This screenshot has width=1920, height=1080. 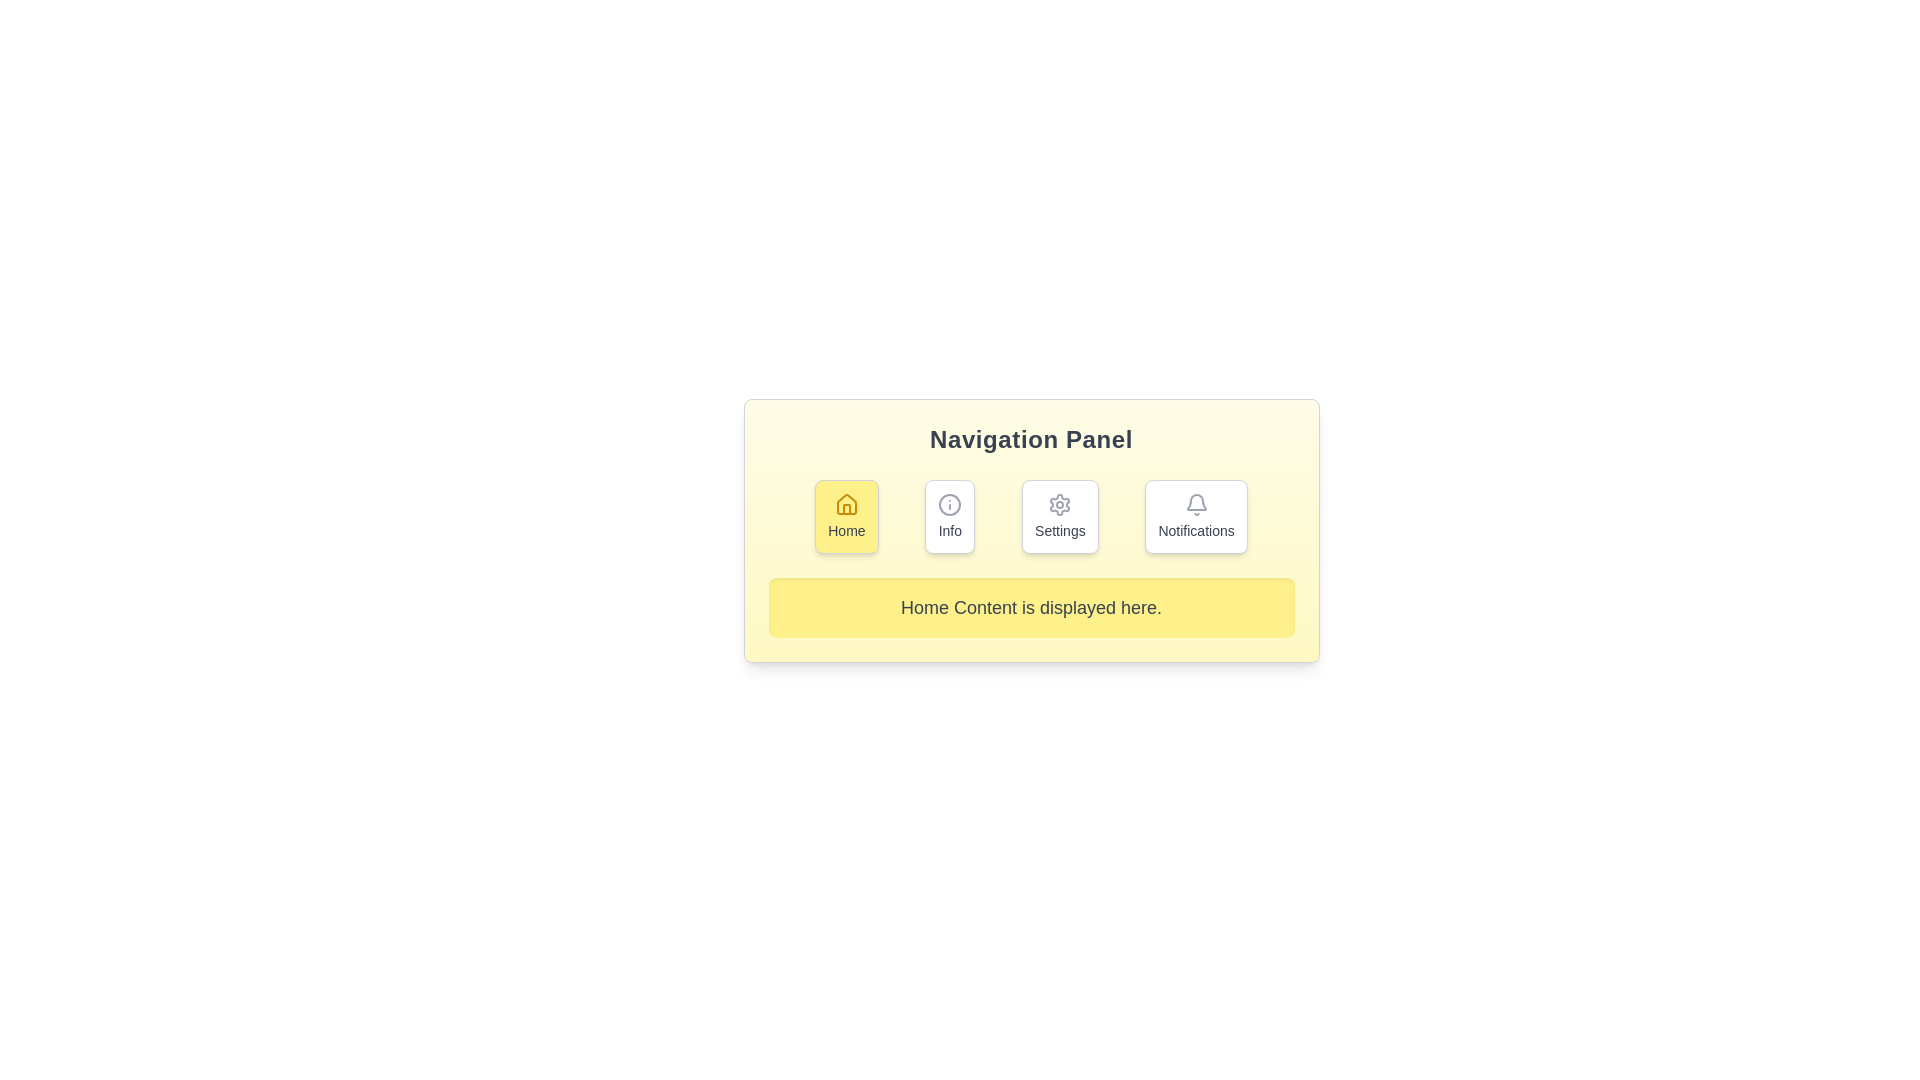 What do you see at coordinates (1031, 438) in the screenshot?
I see `the 'Navigation Panel' text label, which serves as the title for the section above the interactive buttons` at bounding box center [1031, 438].